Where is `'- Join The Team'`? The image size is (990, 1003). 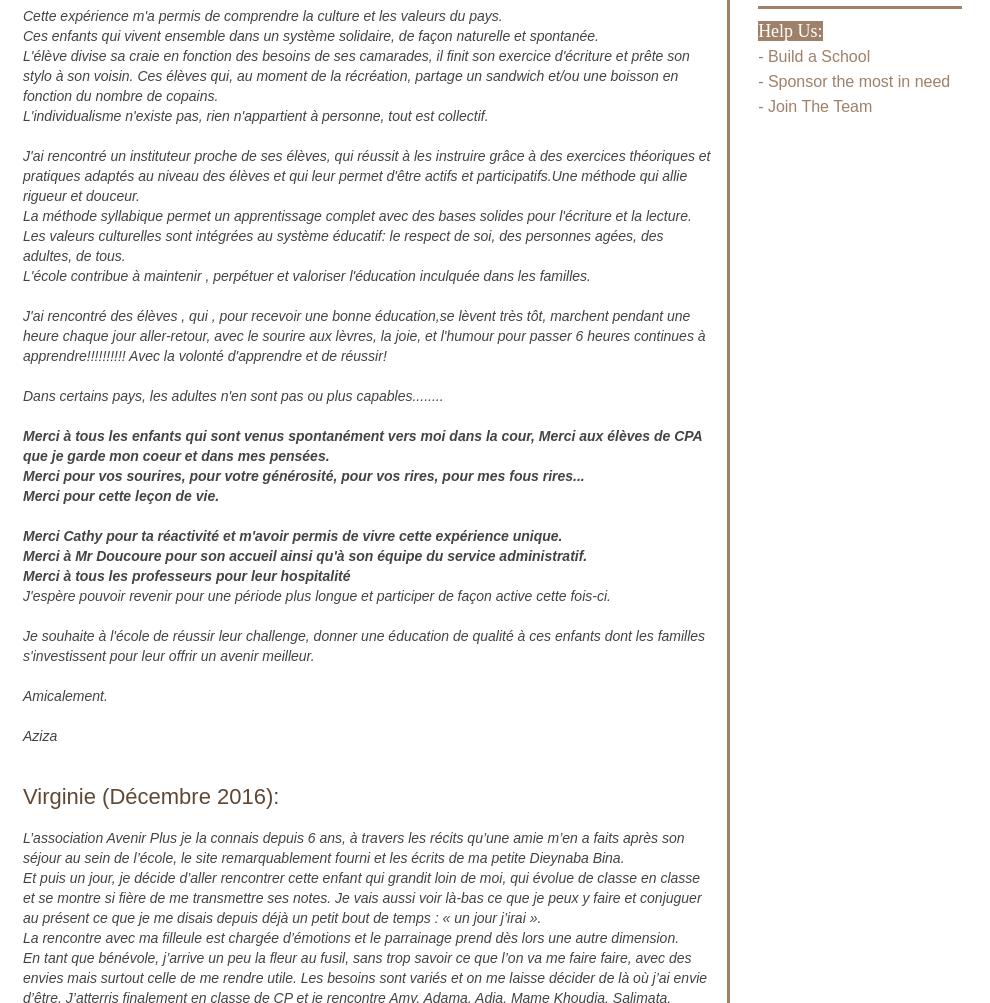
'- Join The Team' is located at coordinates (813, 105).